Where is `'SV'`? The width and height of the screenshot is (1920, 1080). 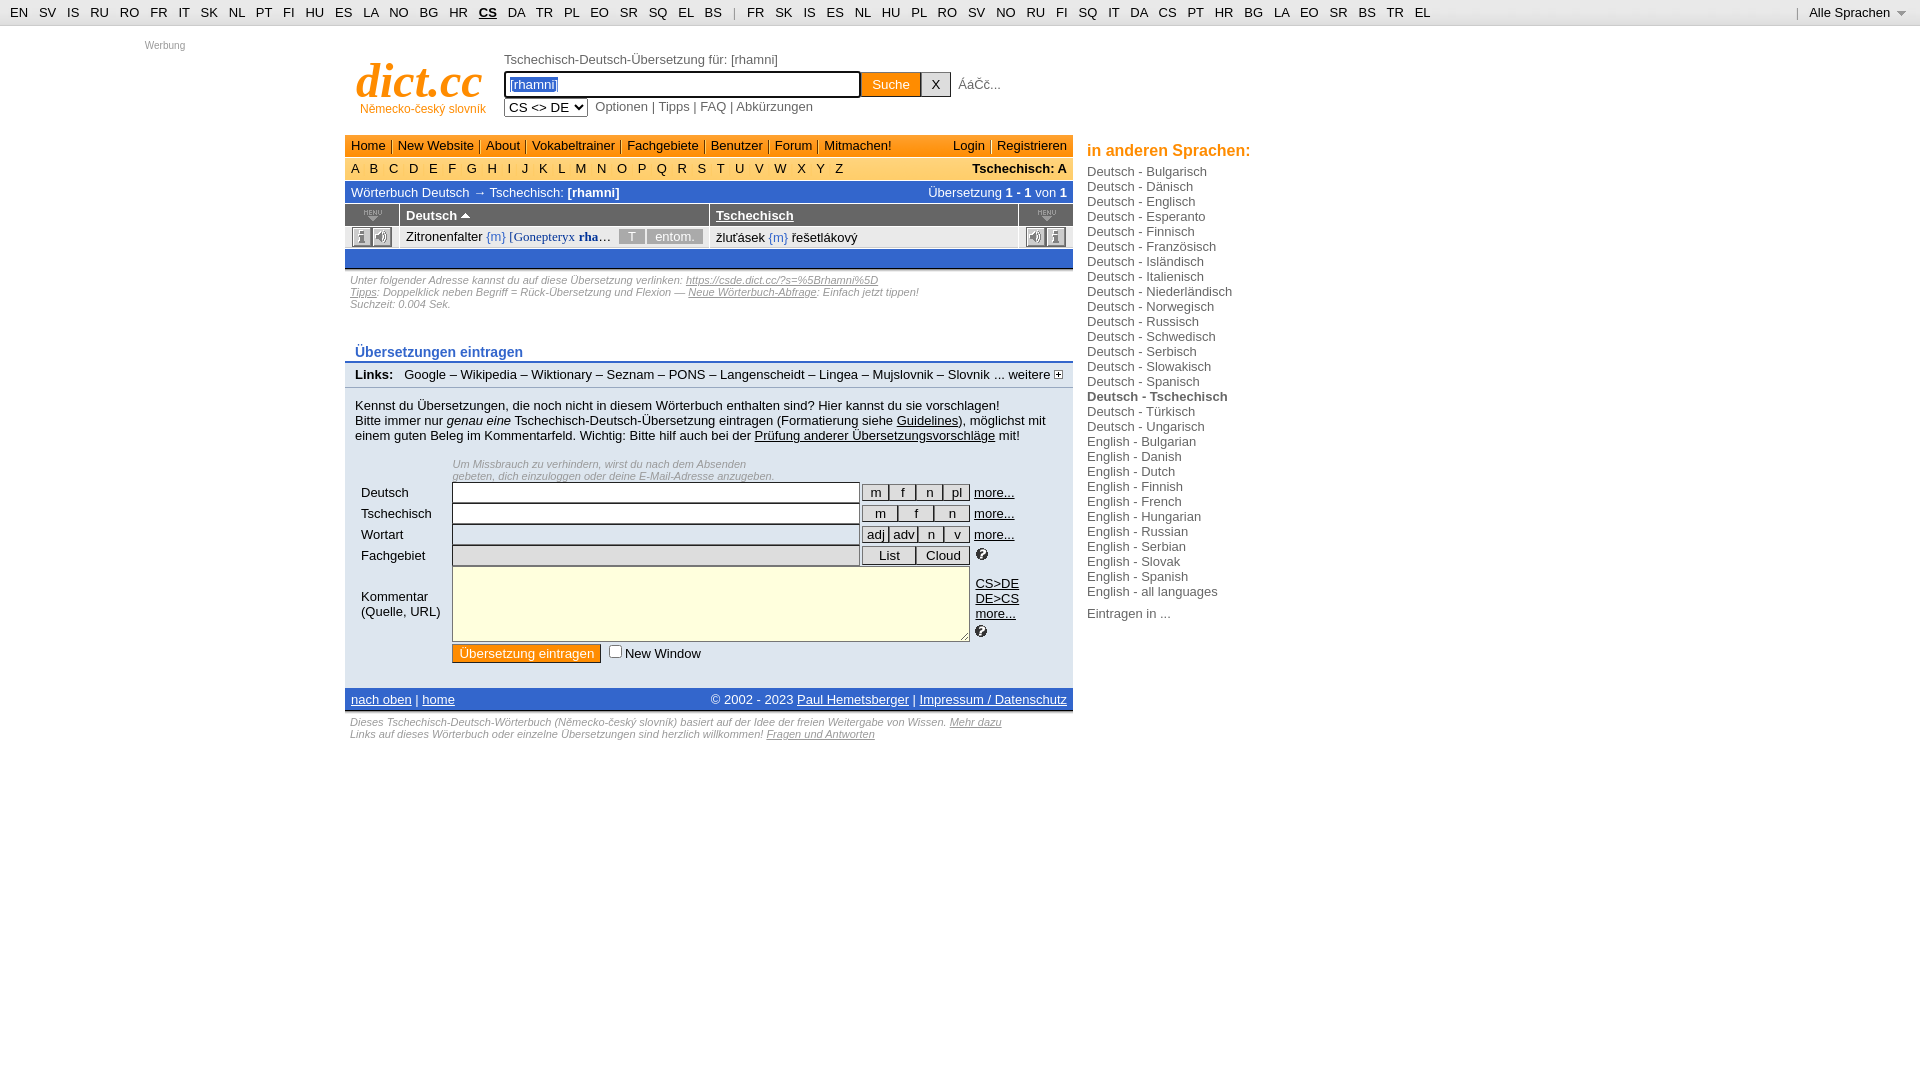
'SV' is located at coordinates (47, 12).